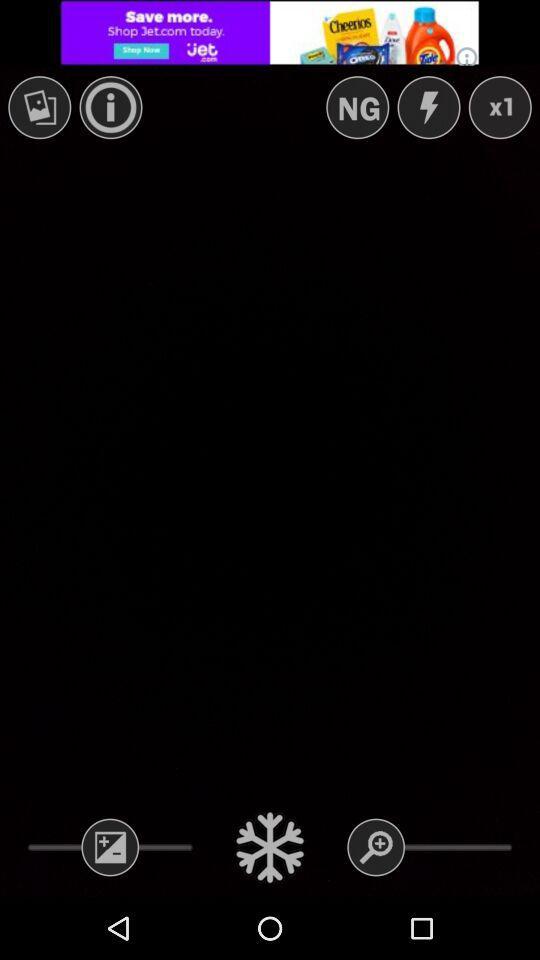  I want to click on the info icon, so click(111, 107).